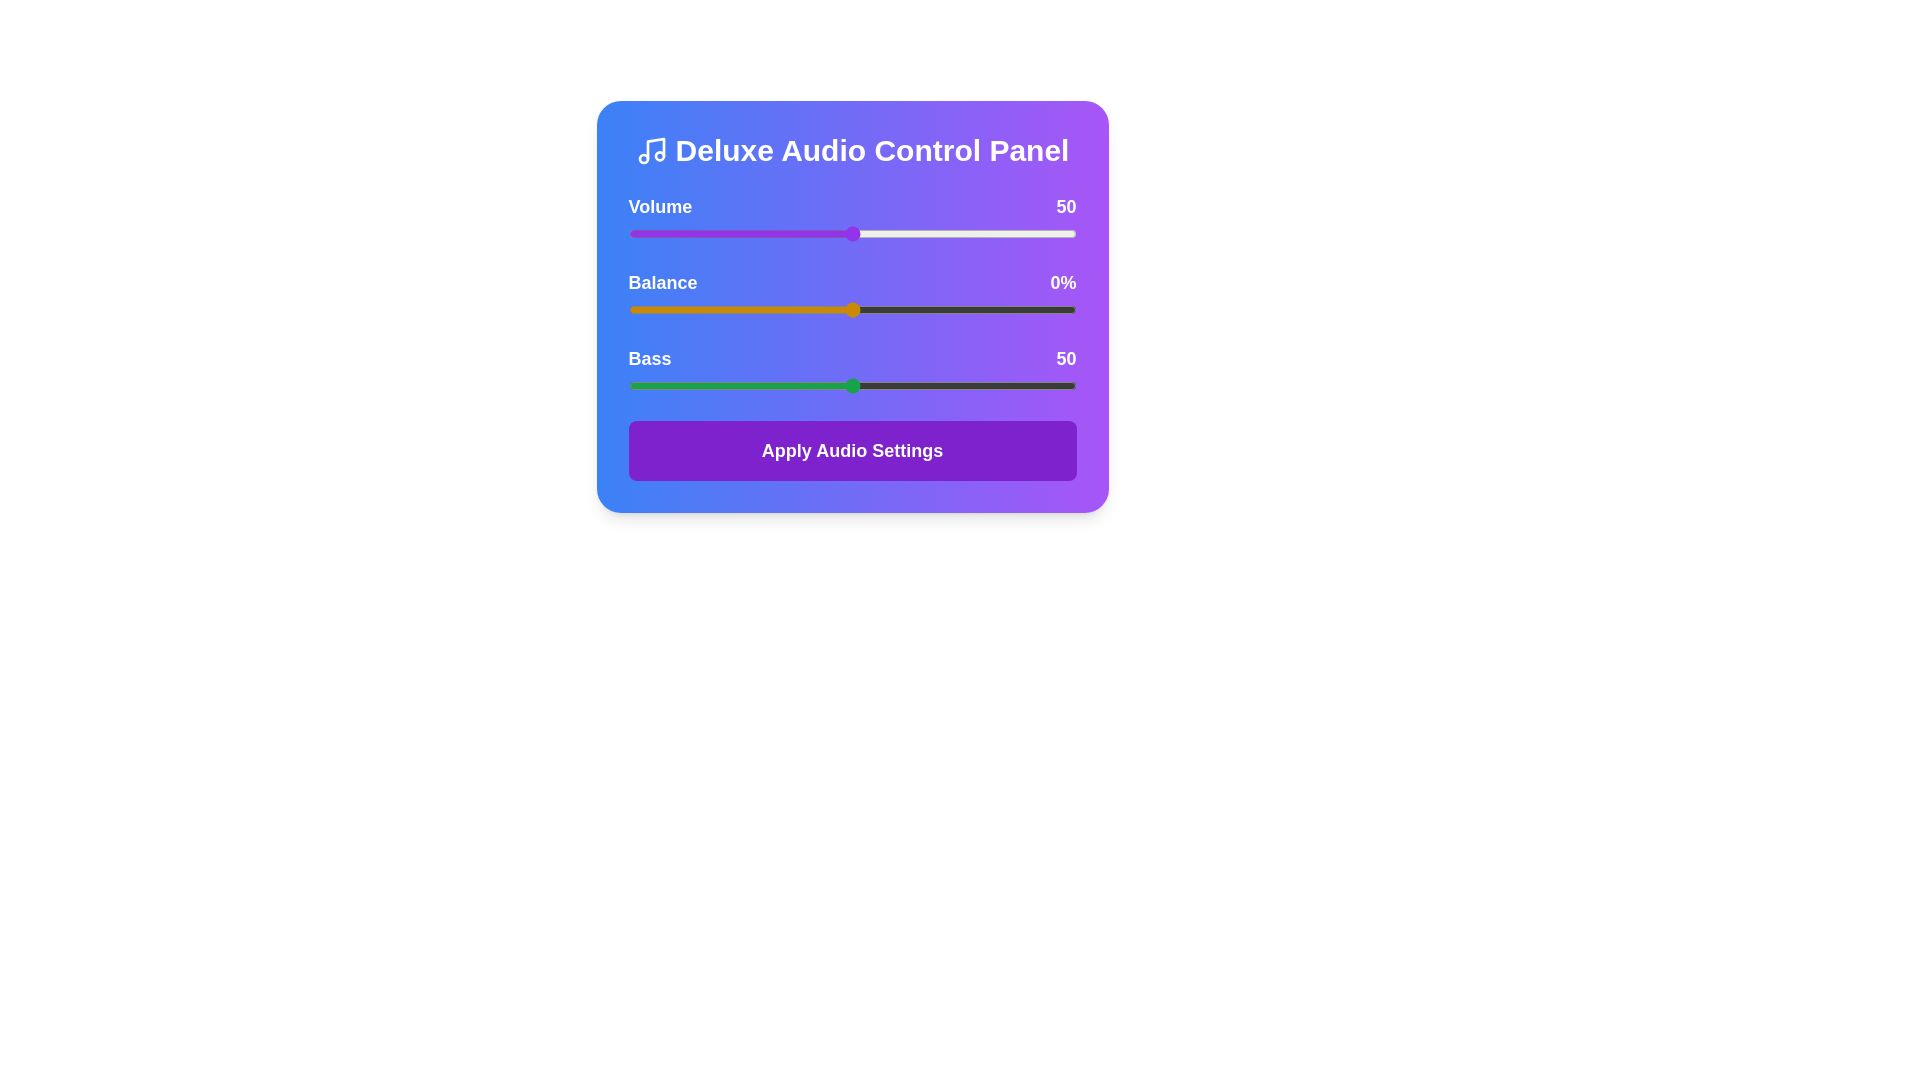 The width and height of the screenshot is (1920, 1080). I want to click on the static text label displaying '0%' in white font, which is positioned on the right end of the 'Balance' slider bar within the interface, so click(1062, 282).